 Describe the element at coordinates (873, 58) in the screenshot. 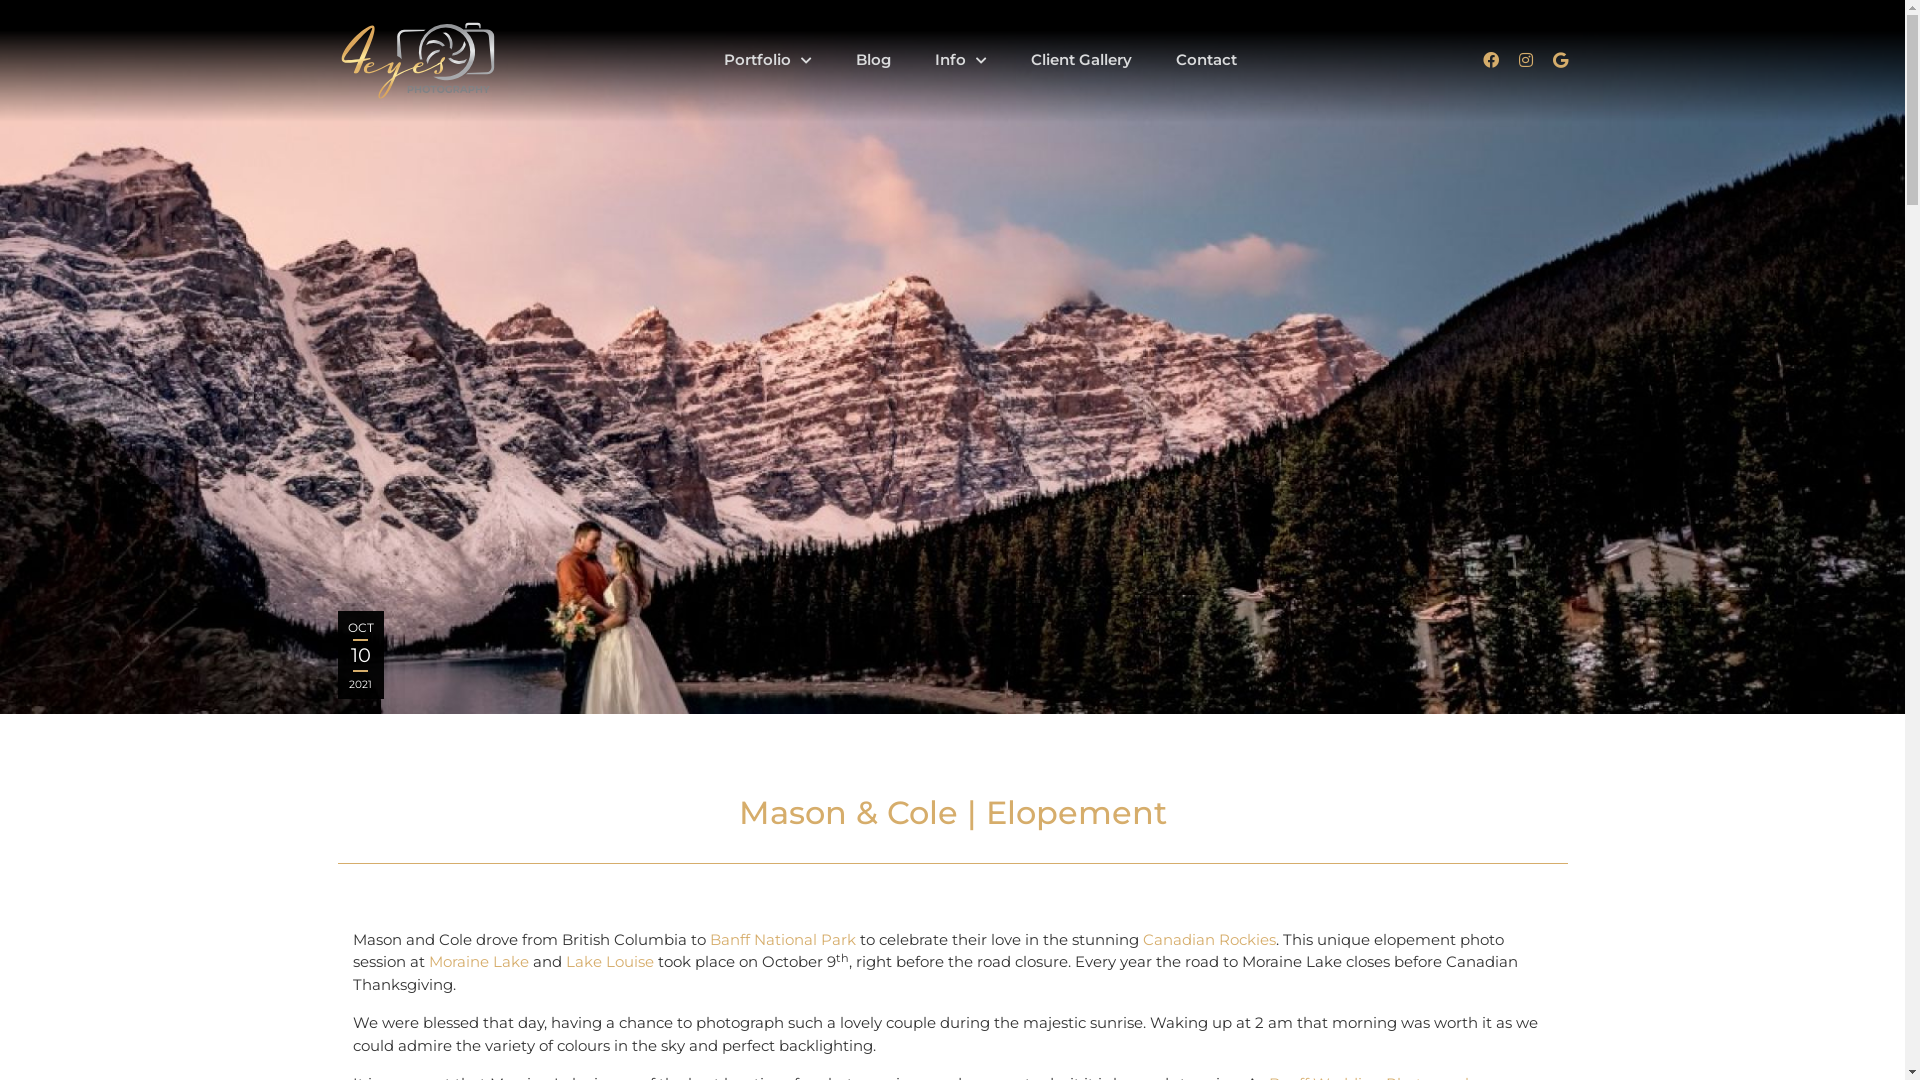

I see `'Blog'` at that location.